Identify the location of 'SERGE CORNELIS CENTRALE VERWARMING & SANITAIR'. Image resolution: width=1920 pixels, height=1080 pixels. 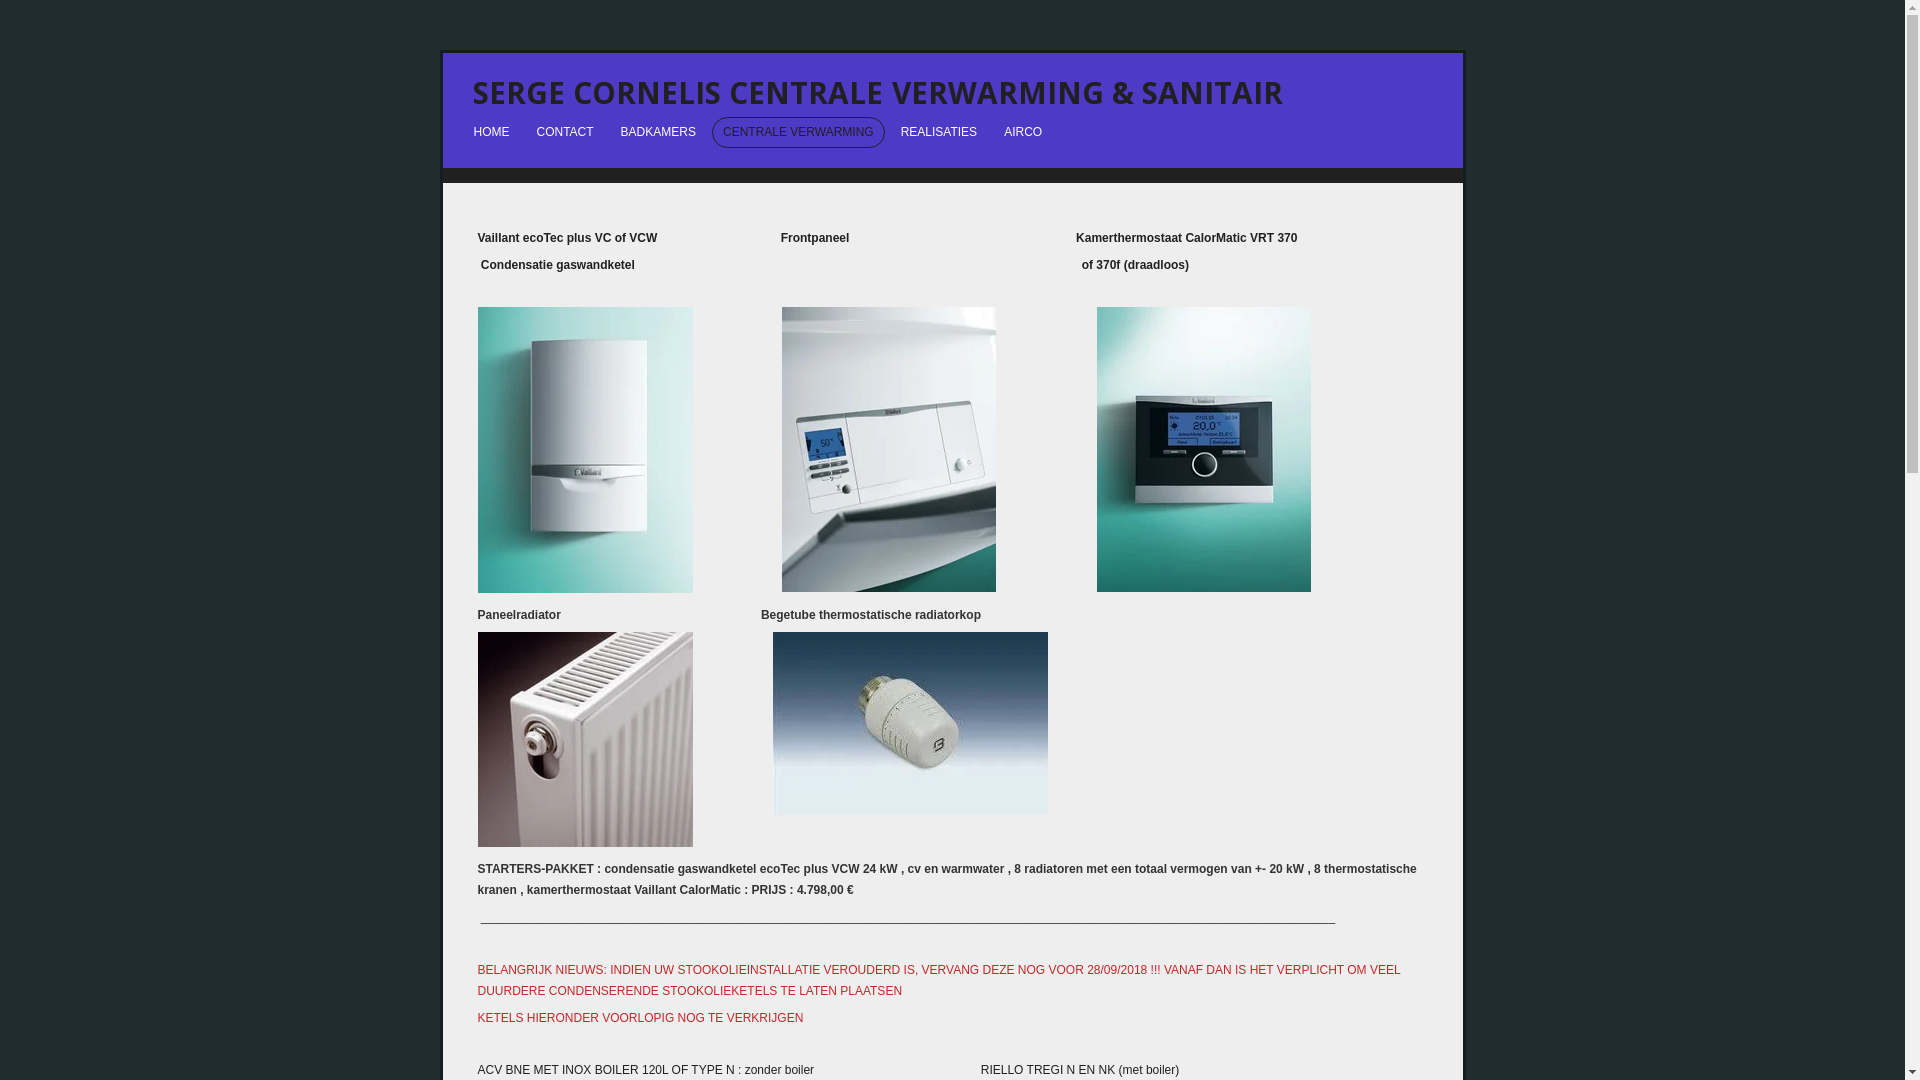
(877, 90).